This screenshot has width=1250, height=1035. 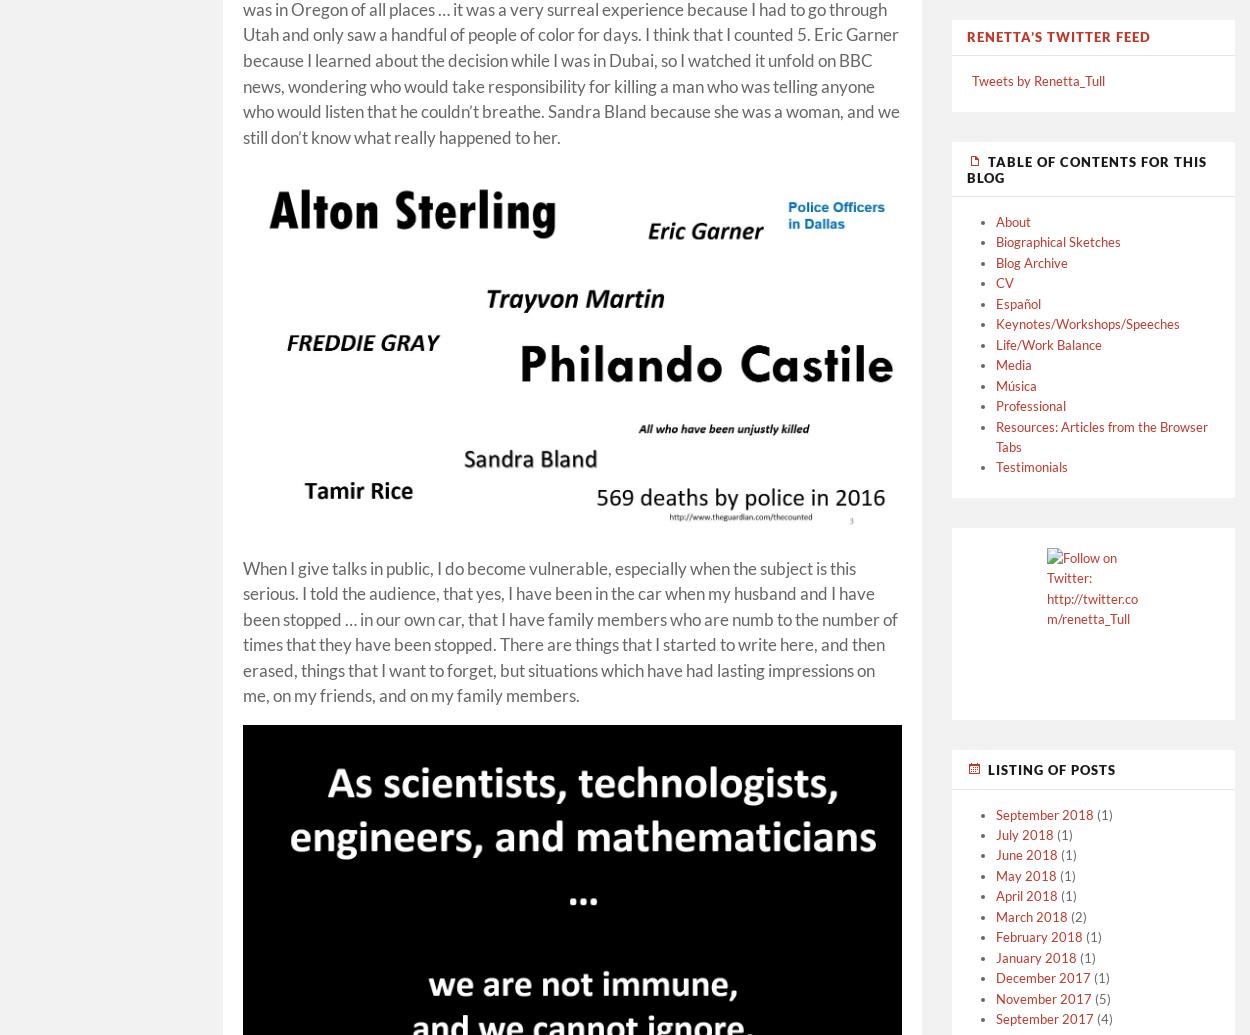 What do you see at coordinates (1058, 241) in the screenshot?
I see `'Biographical Sketches'` at bounding box center [1058, 241].